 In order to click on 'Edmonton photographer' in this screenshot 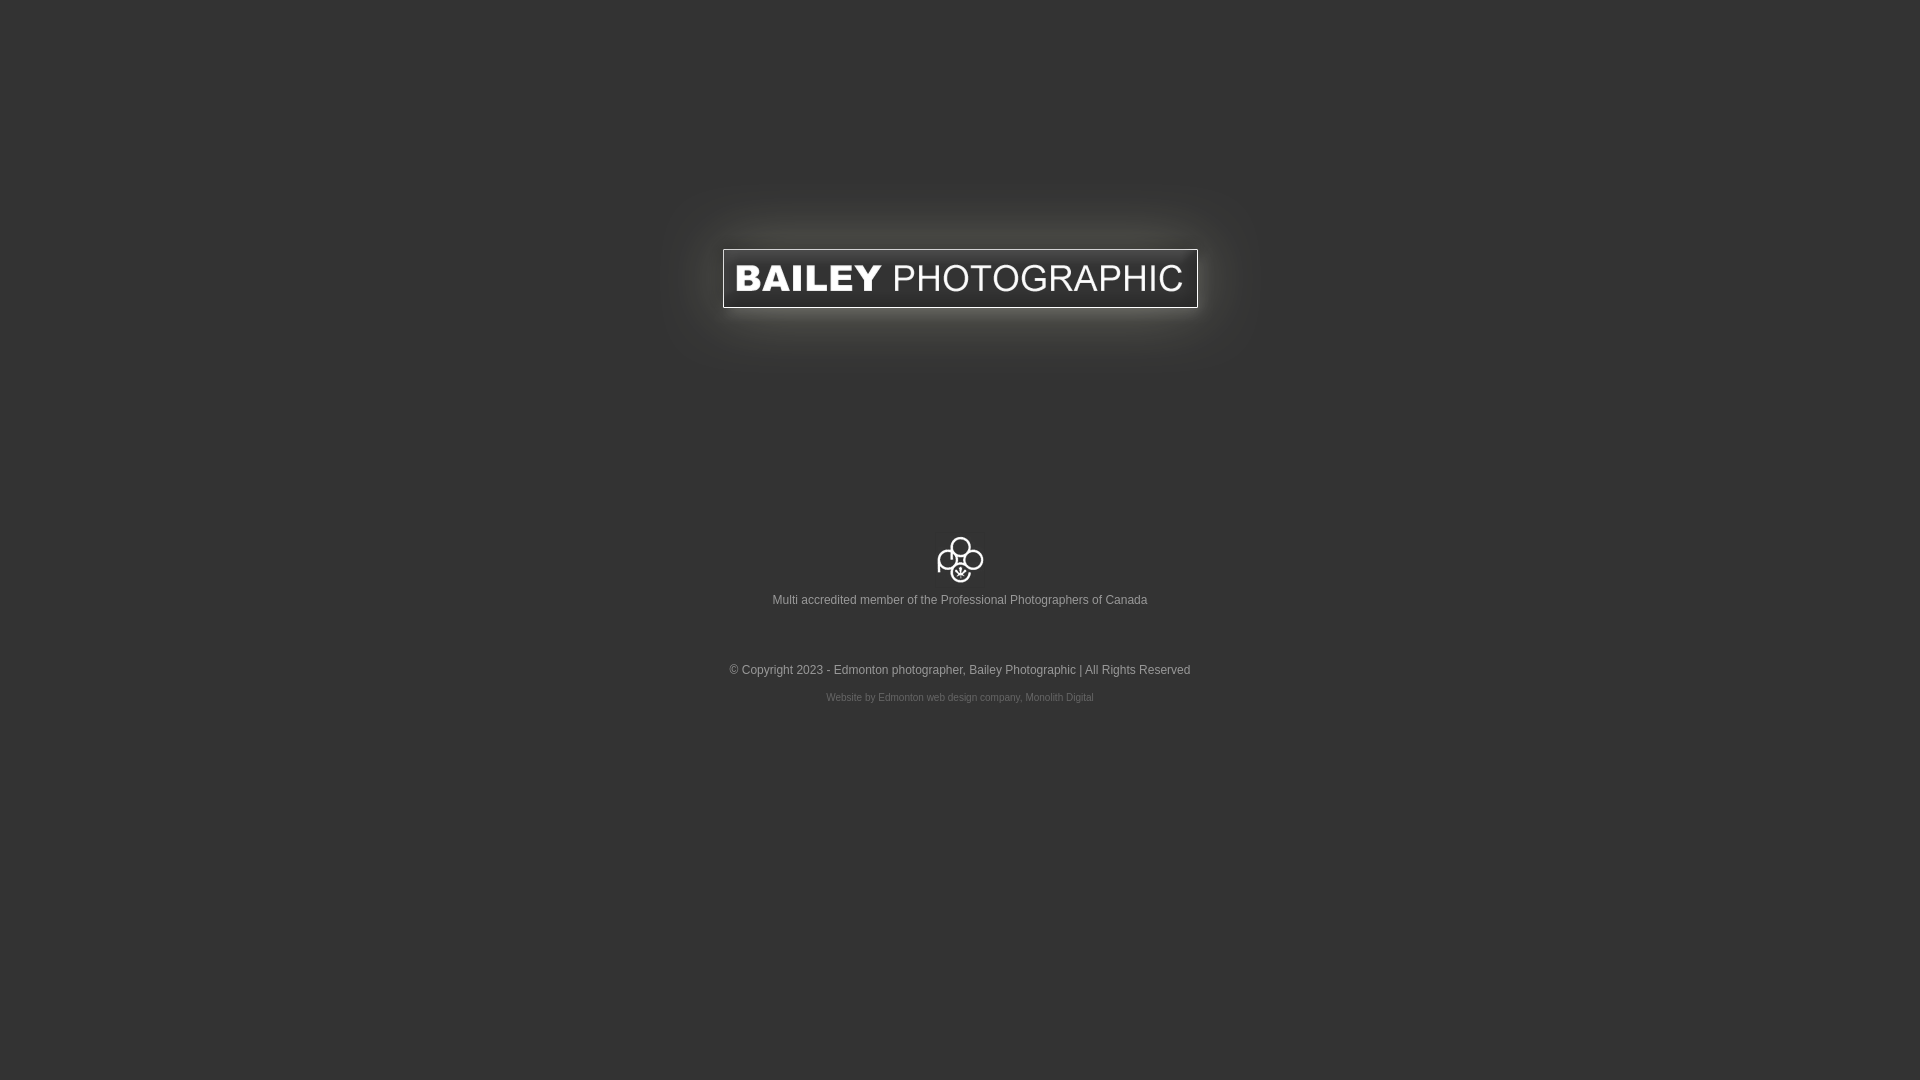, I will do `click(897, 670)`.